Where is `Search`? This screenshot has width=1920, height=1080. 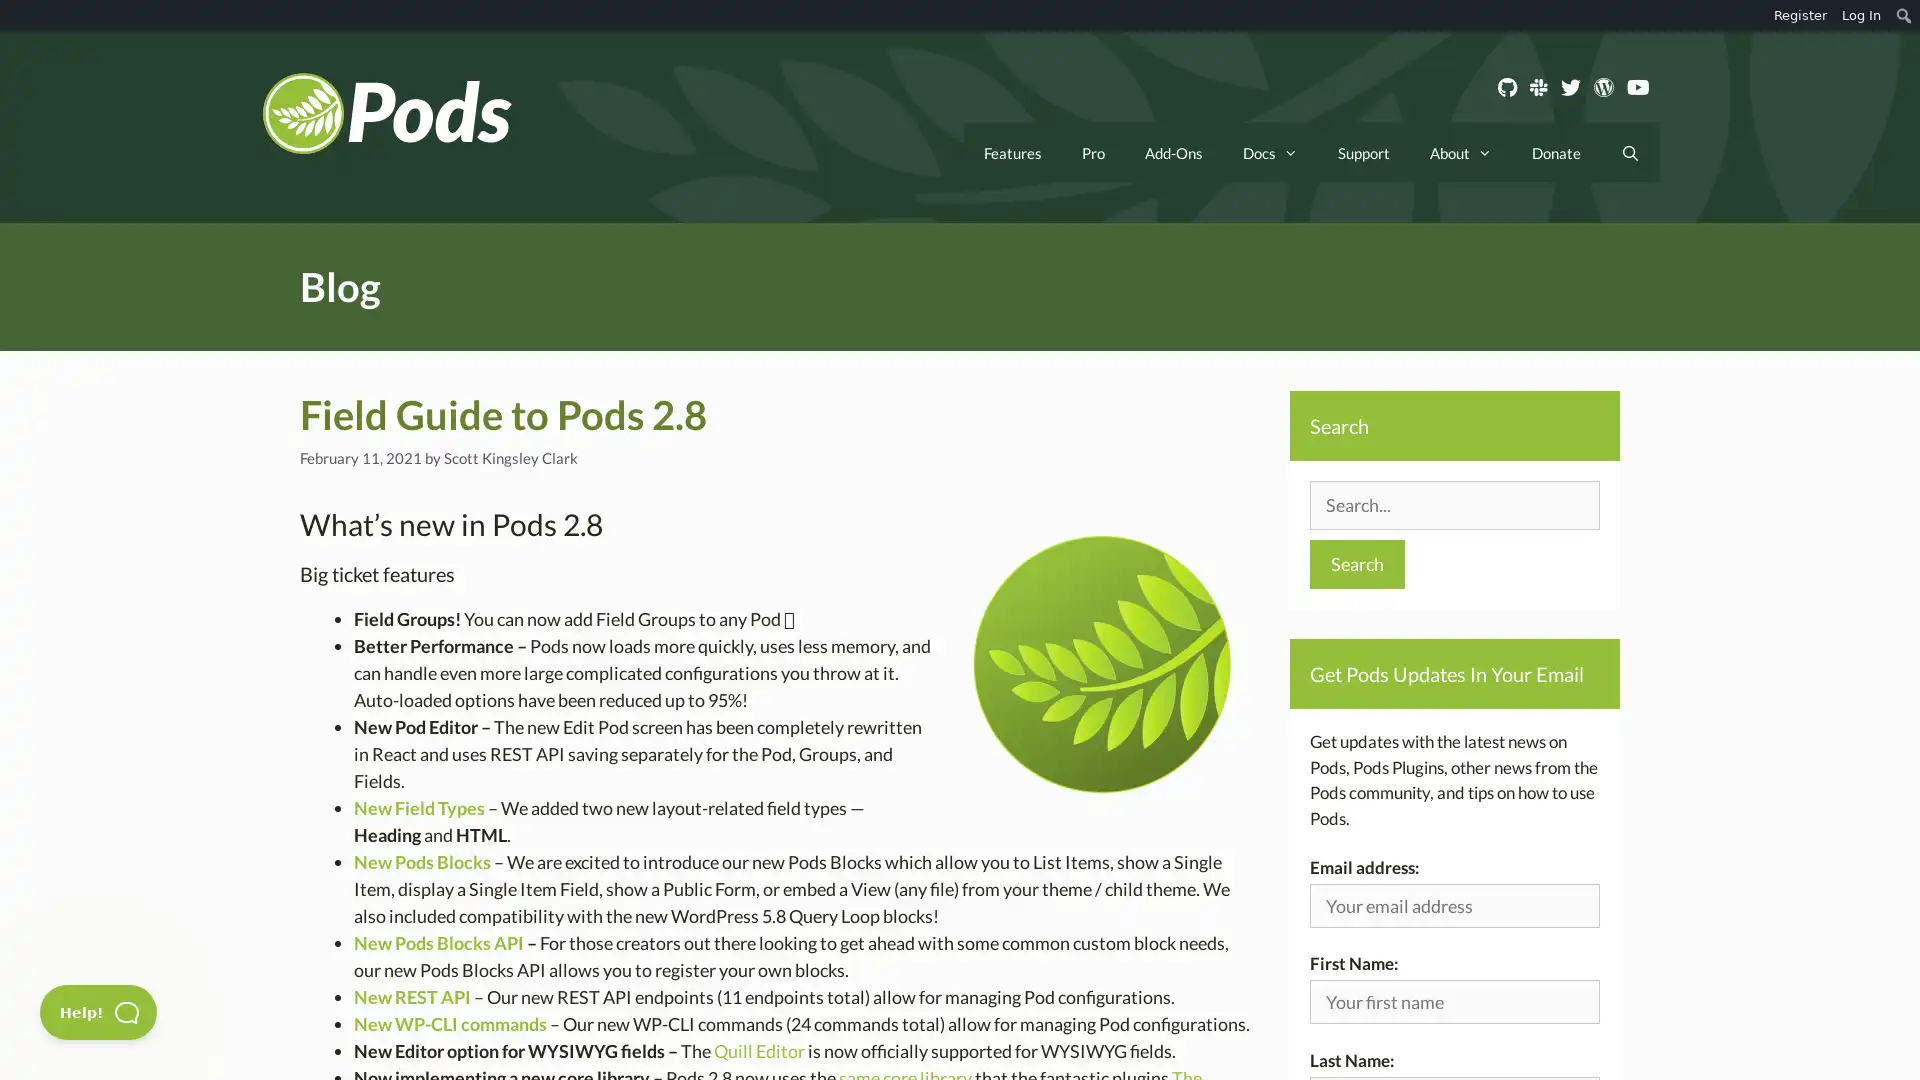
Search is located at coordinates (1357, 564).